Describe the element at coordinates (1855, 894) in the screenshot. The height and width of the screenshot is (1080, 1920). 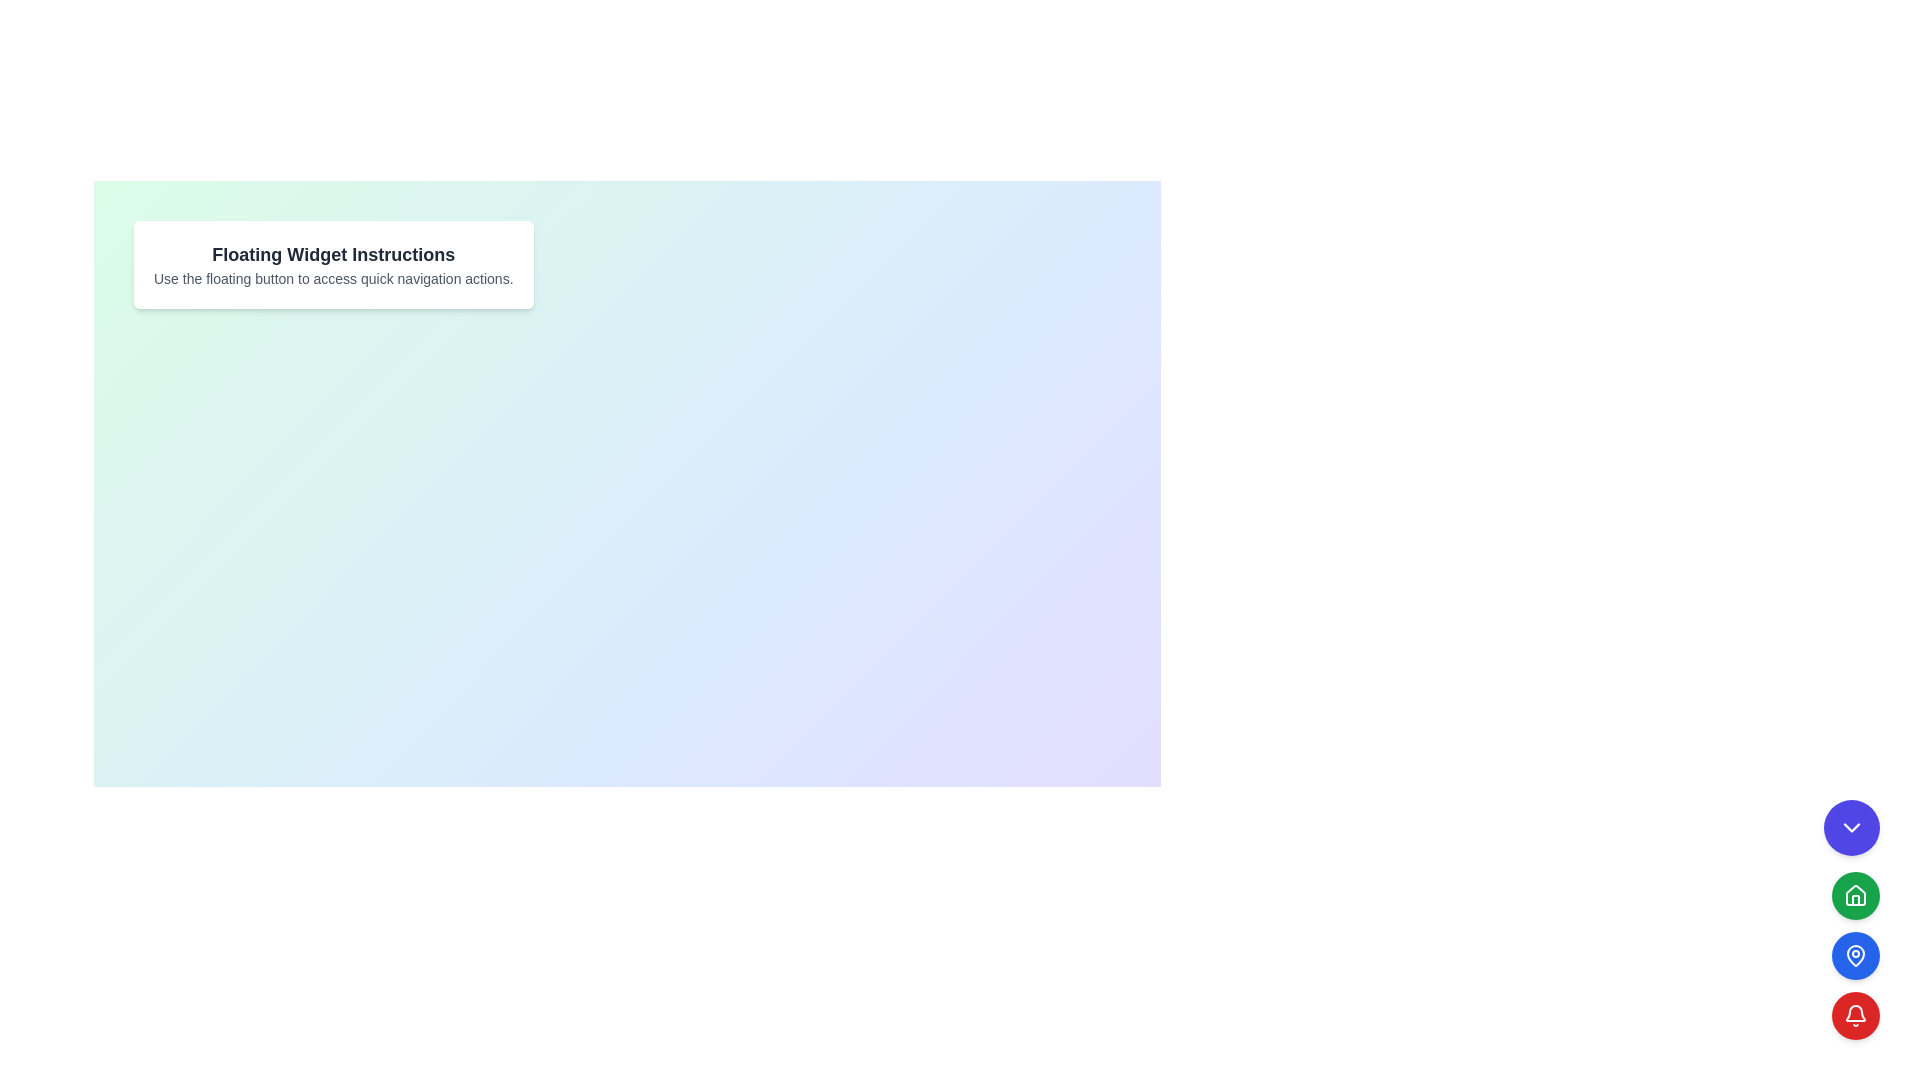
I see `the Icon button with a house symbol` at that location.